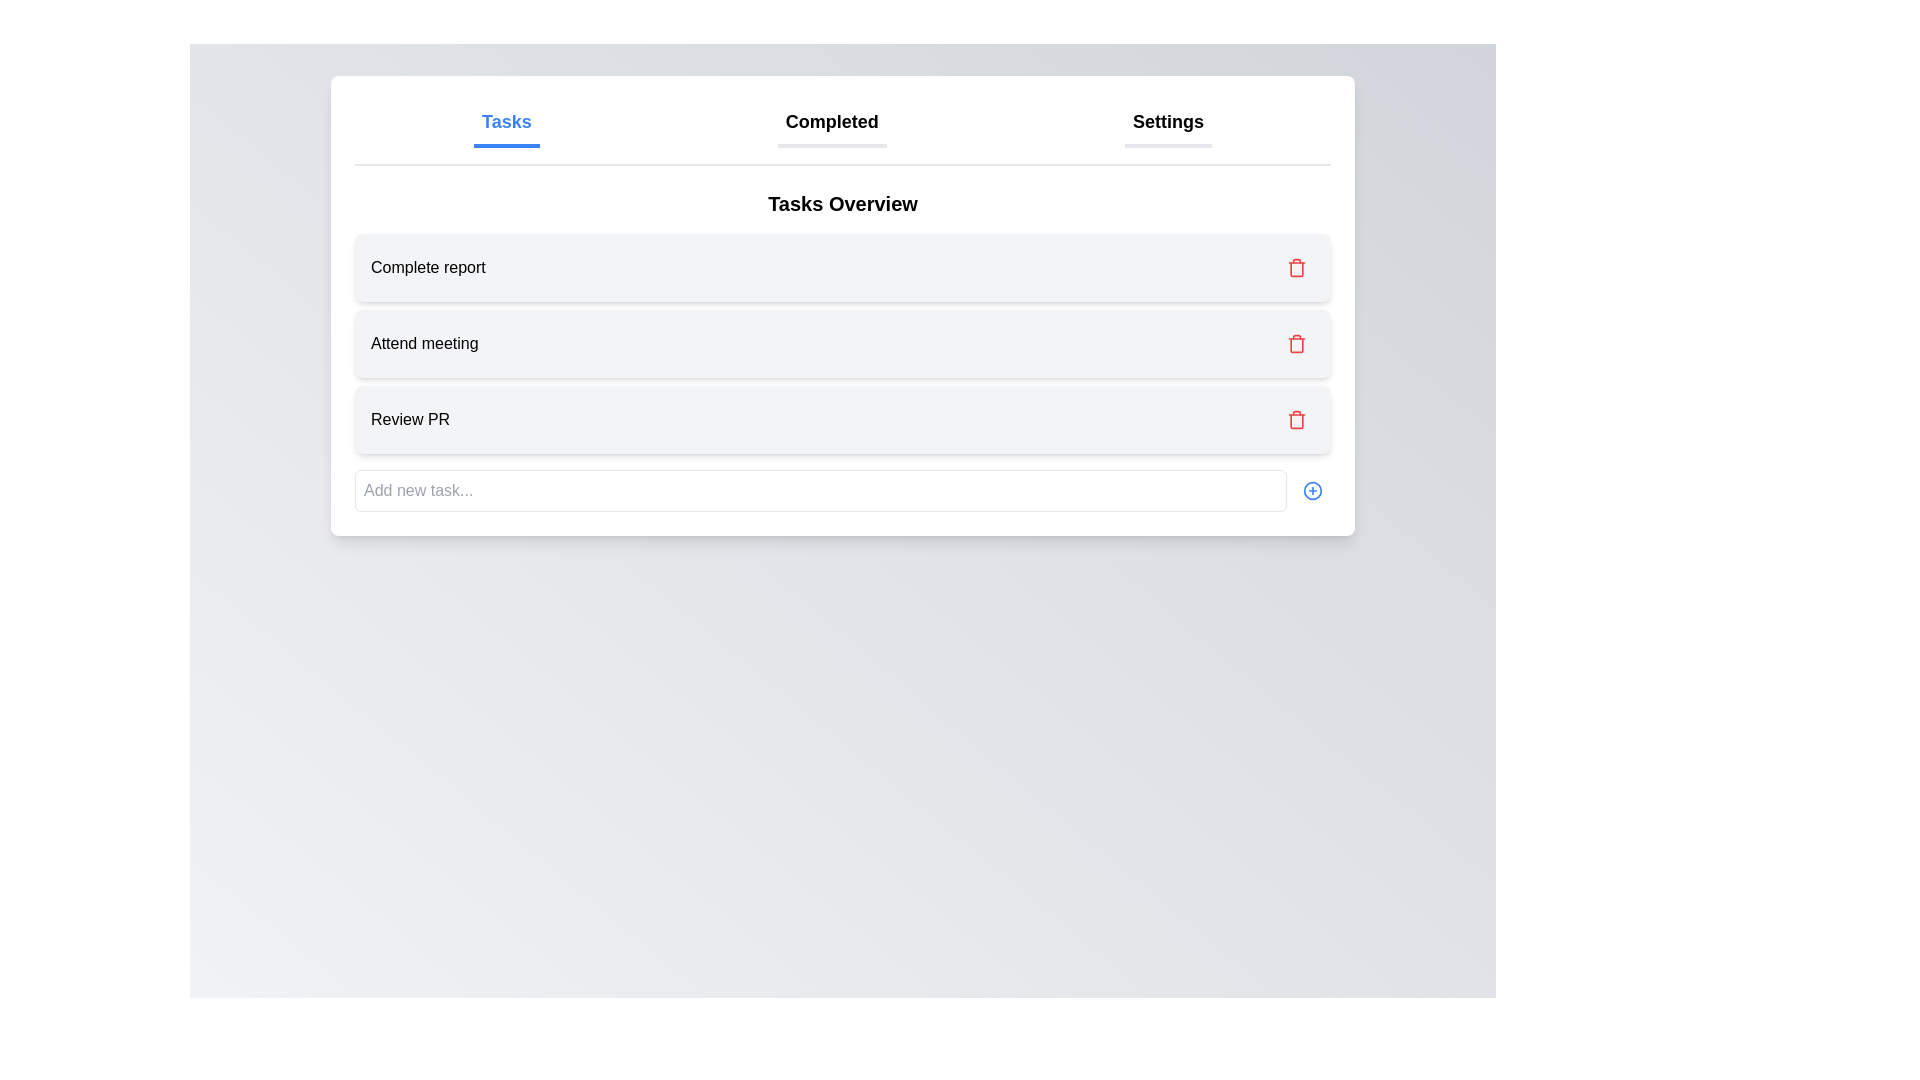 The width and height of the screenshot is (1920, 1080). What do you see at coordinates (423, 342) in the screenshot?
I see `the text display element showing the title 'Attend meeting' in the task management interface, located in the second task item in the list` at bounding box center [423, 342].